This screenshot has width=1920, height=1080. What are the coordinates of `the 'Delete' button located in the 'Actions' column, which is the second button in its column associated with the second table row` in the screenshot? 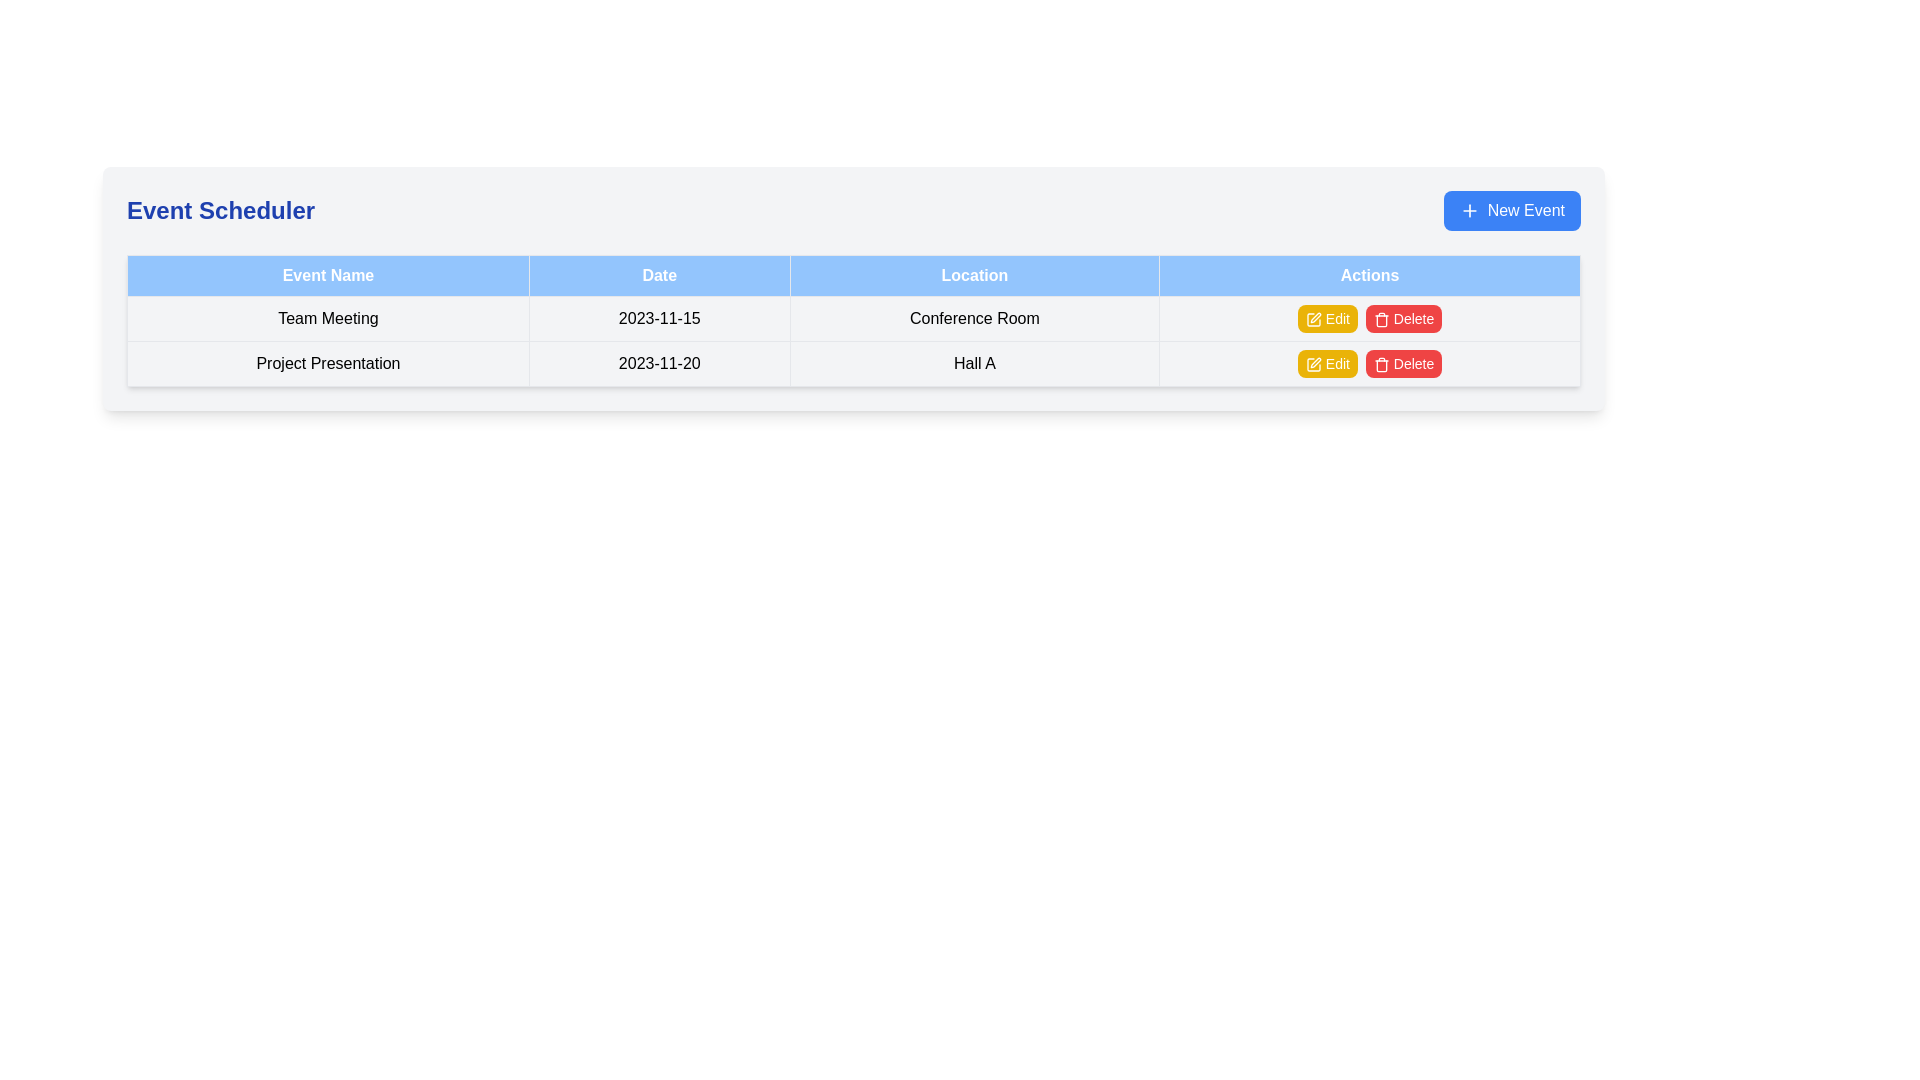 It's located at (1402, 318).